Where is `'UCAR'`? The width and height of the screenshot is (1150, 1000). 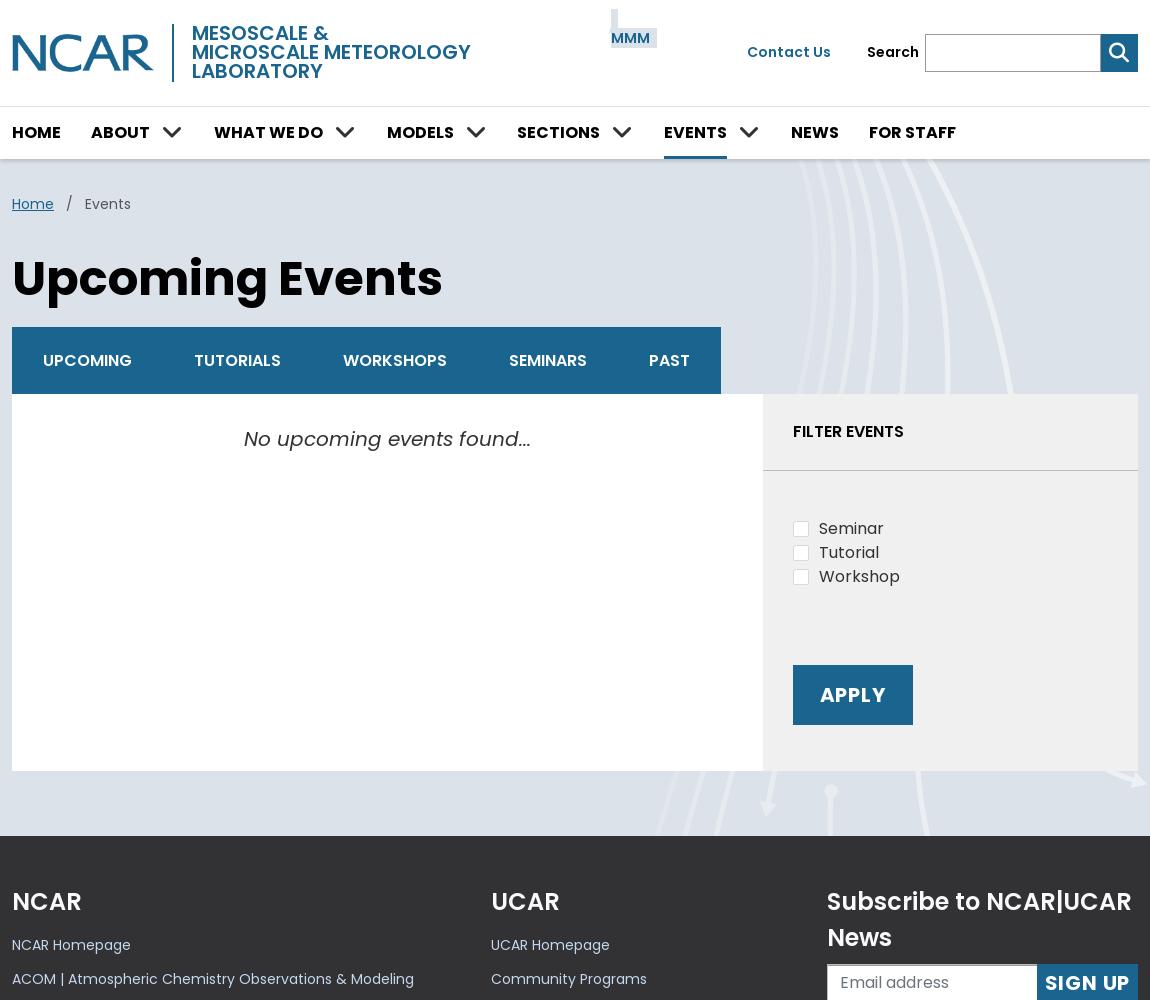
'UCAR' is located at coordinates (491, 900).